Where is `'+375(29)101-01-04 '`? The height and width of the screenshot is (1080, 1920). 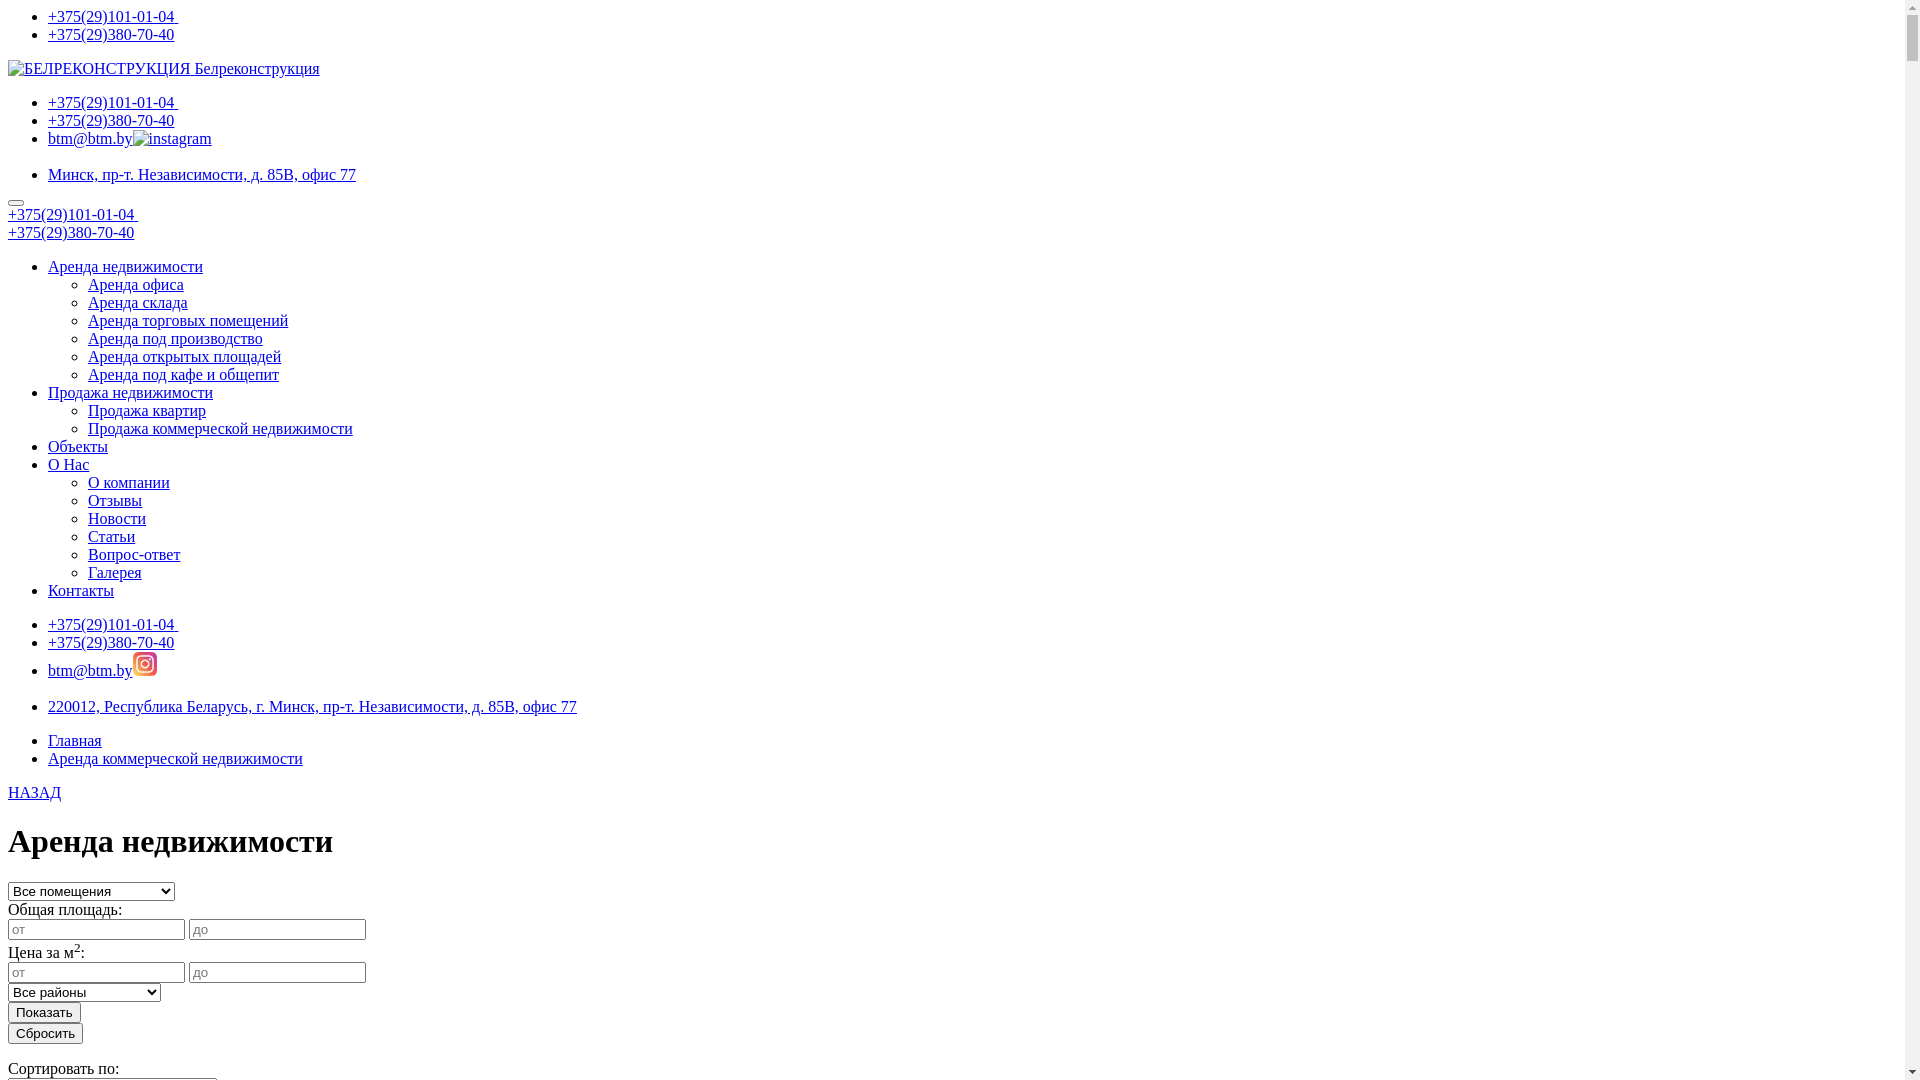 '+375(29)101-01-04 ' is located at coordinates (72, 214).